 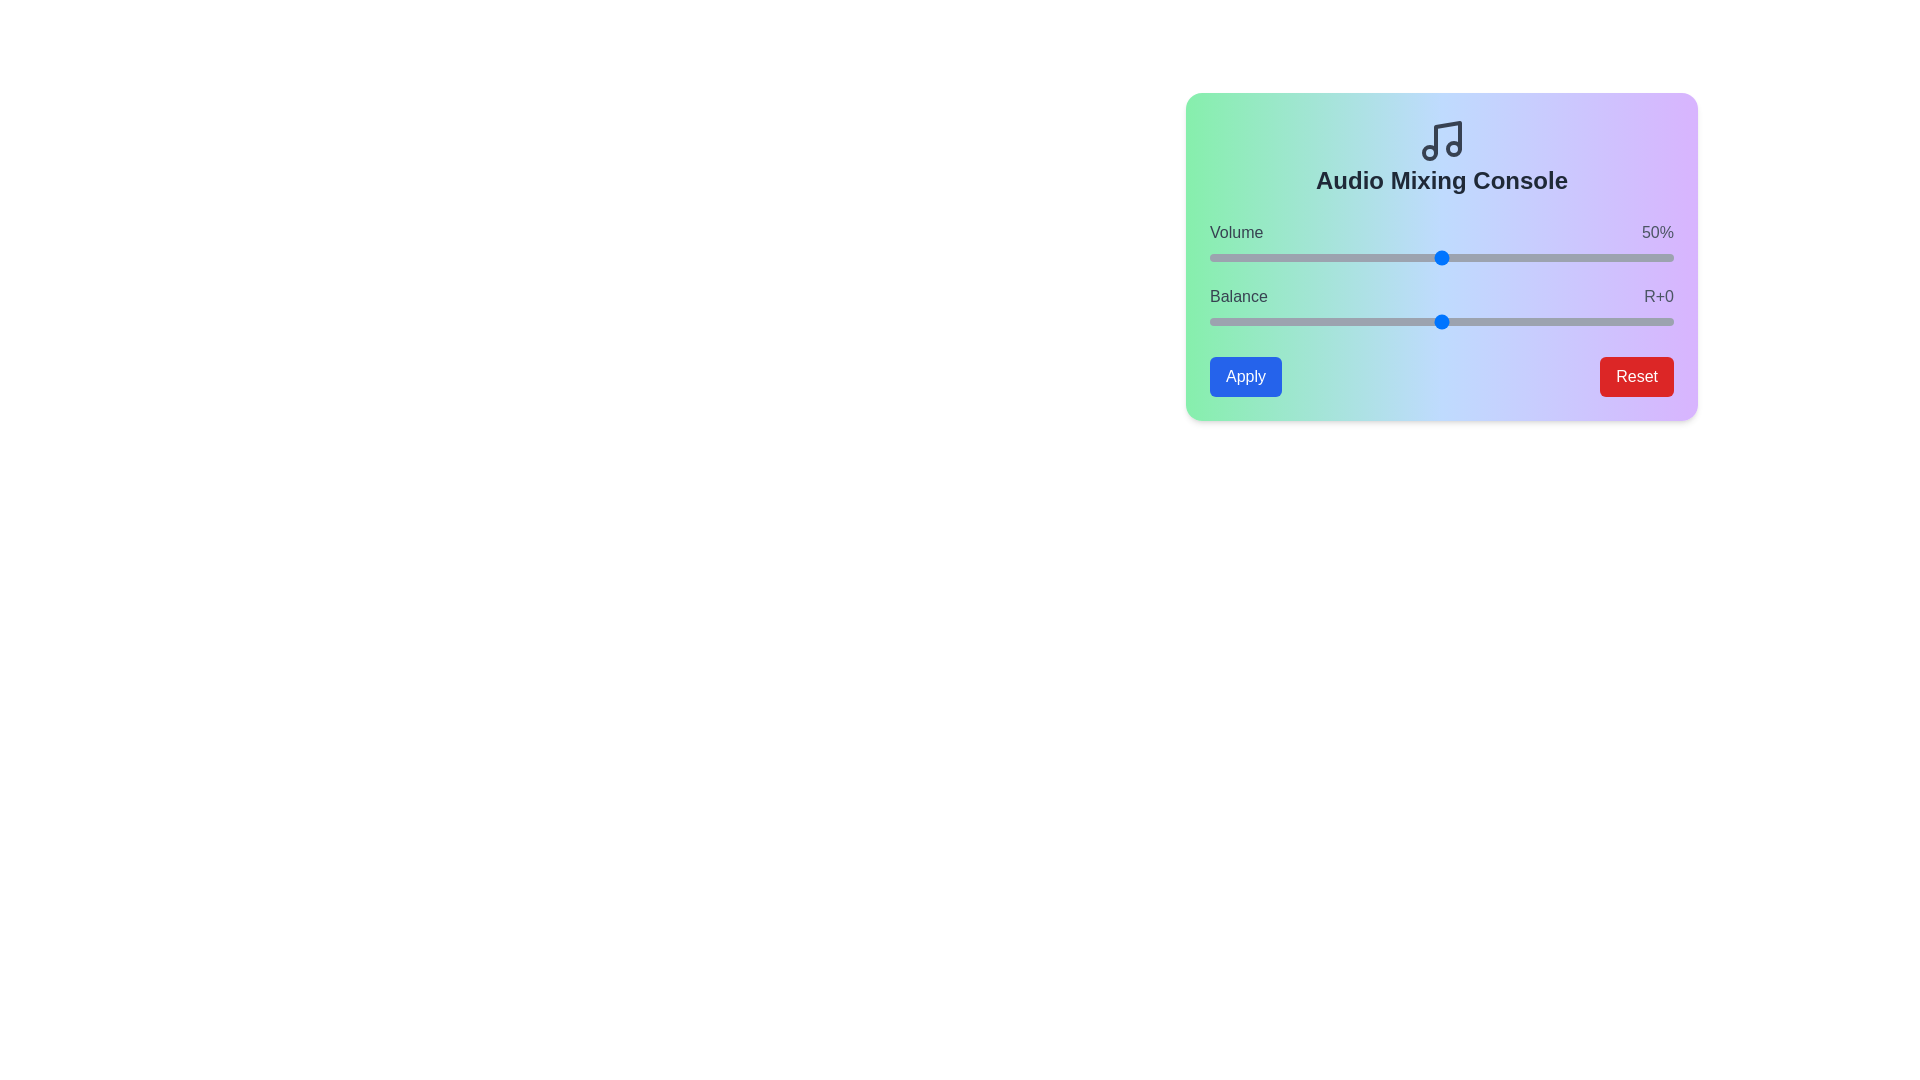 I want to click on the Decorative Icon located at the top-center of the panel, which visually reinforces the audio-related theme, above the 'Audio Mixing Console' text, so click(x=1441, y=140).